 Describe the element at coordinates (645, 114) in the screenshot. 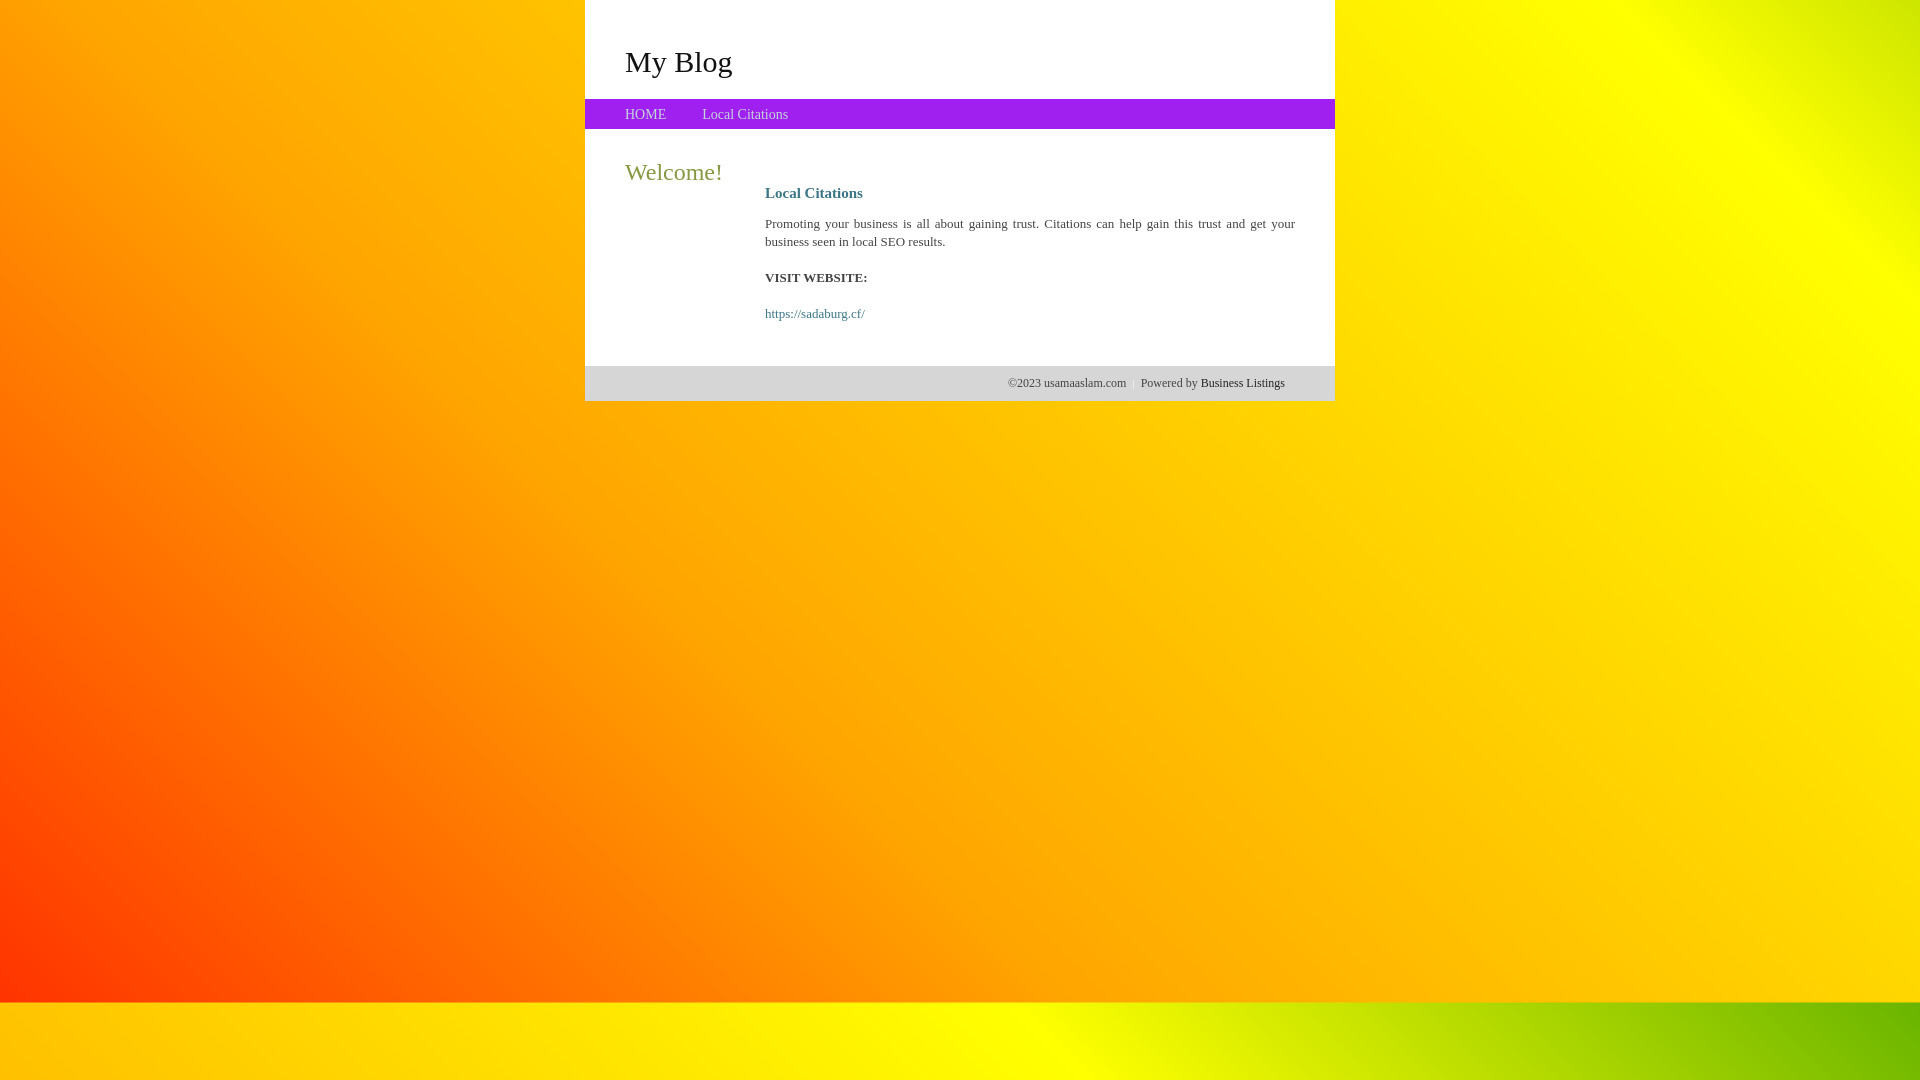

I see `'HOME'` at that location.